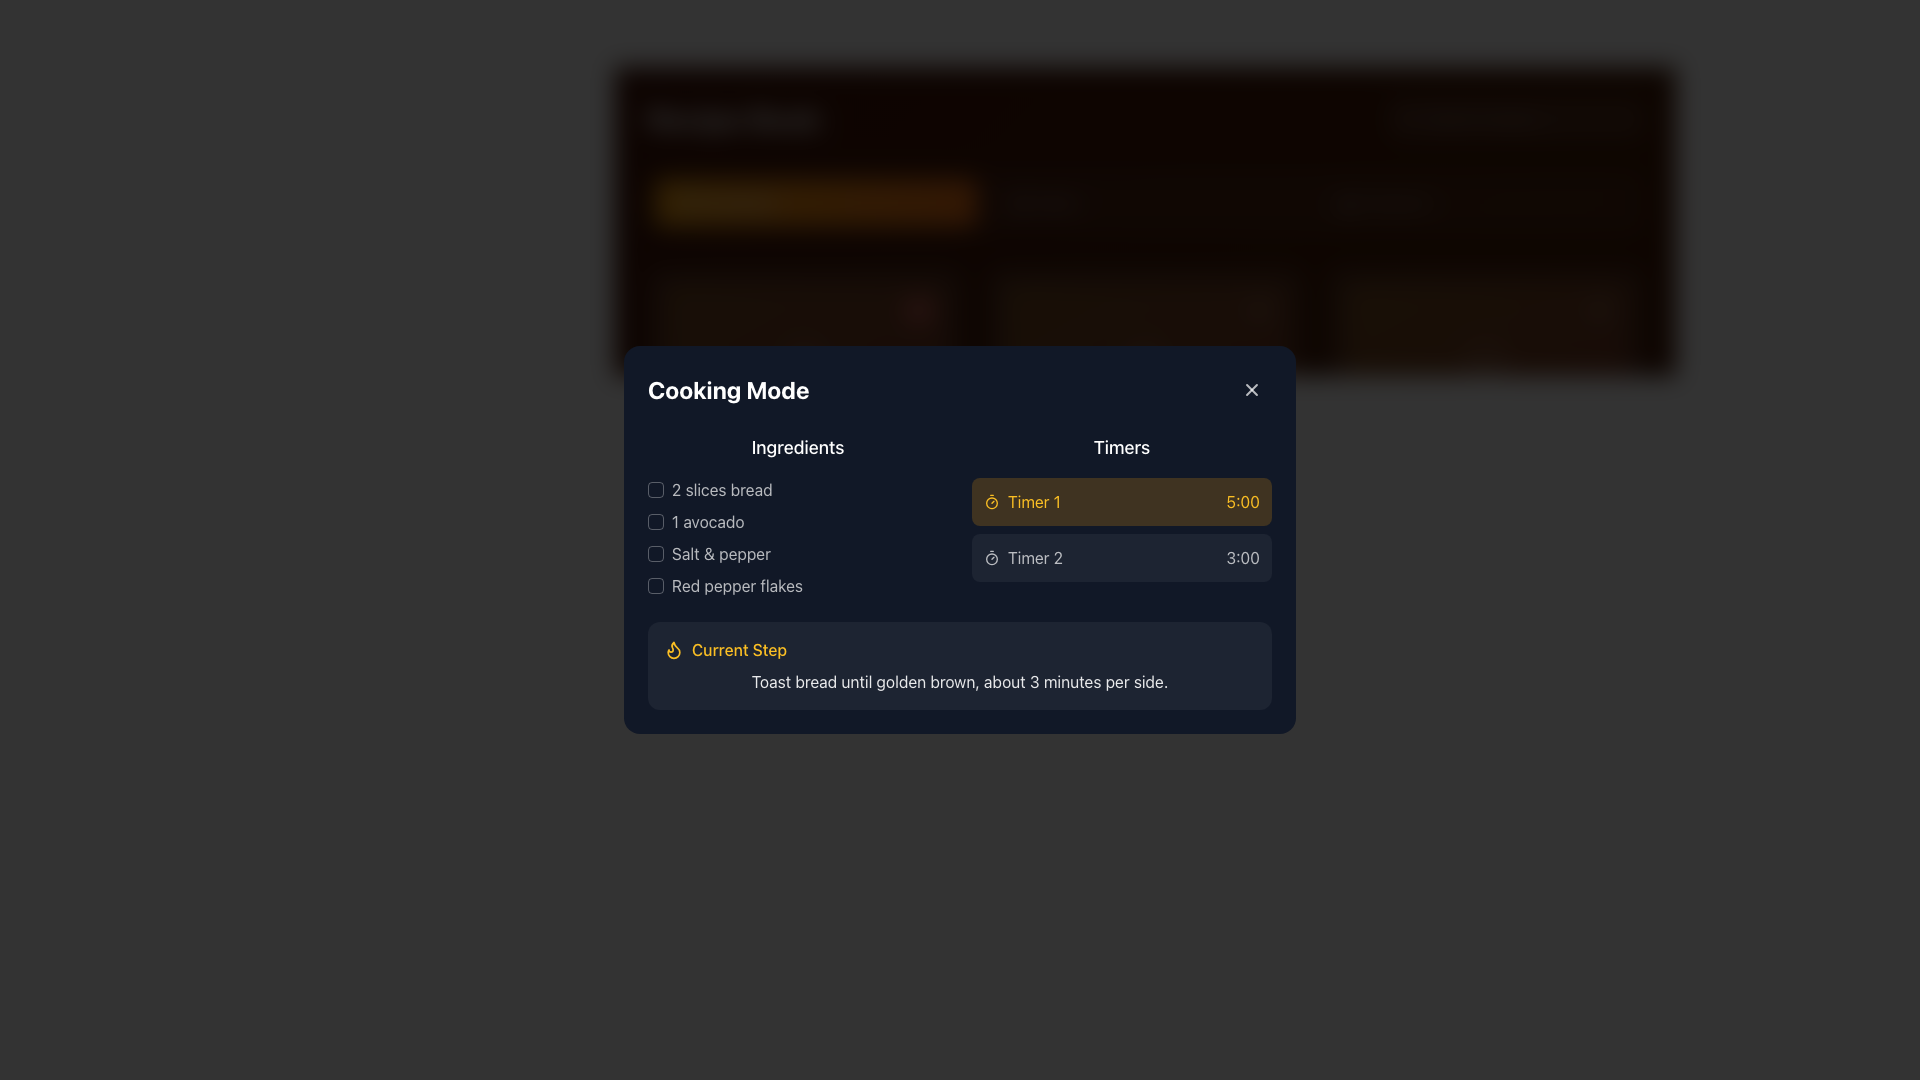 The height and width of the screenshot is (1080, 1920). Describe the element at coordinates (1011, 504) in the screenshot. I see `the circular clock-like icon located to the left of the text '25 mins' in the 'Cooking Mode' dialog box` at that location.